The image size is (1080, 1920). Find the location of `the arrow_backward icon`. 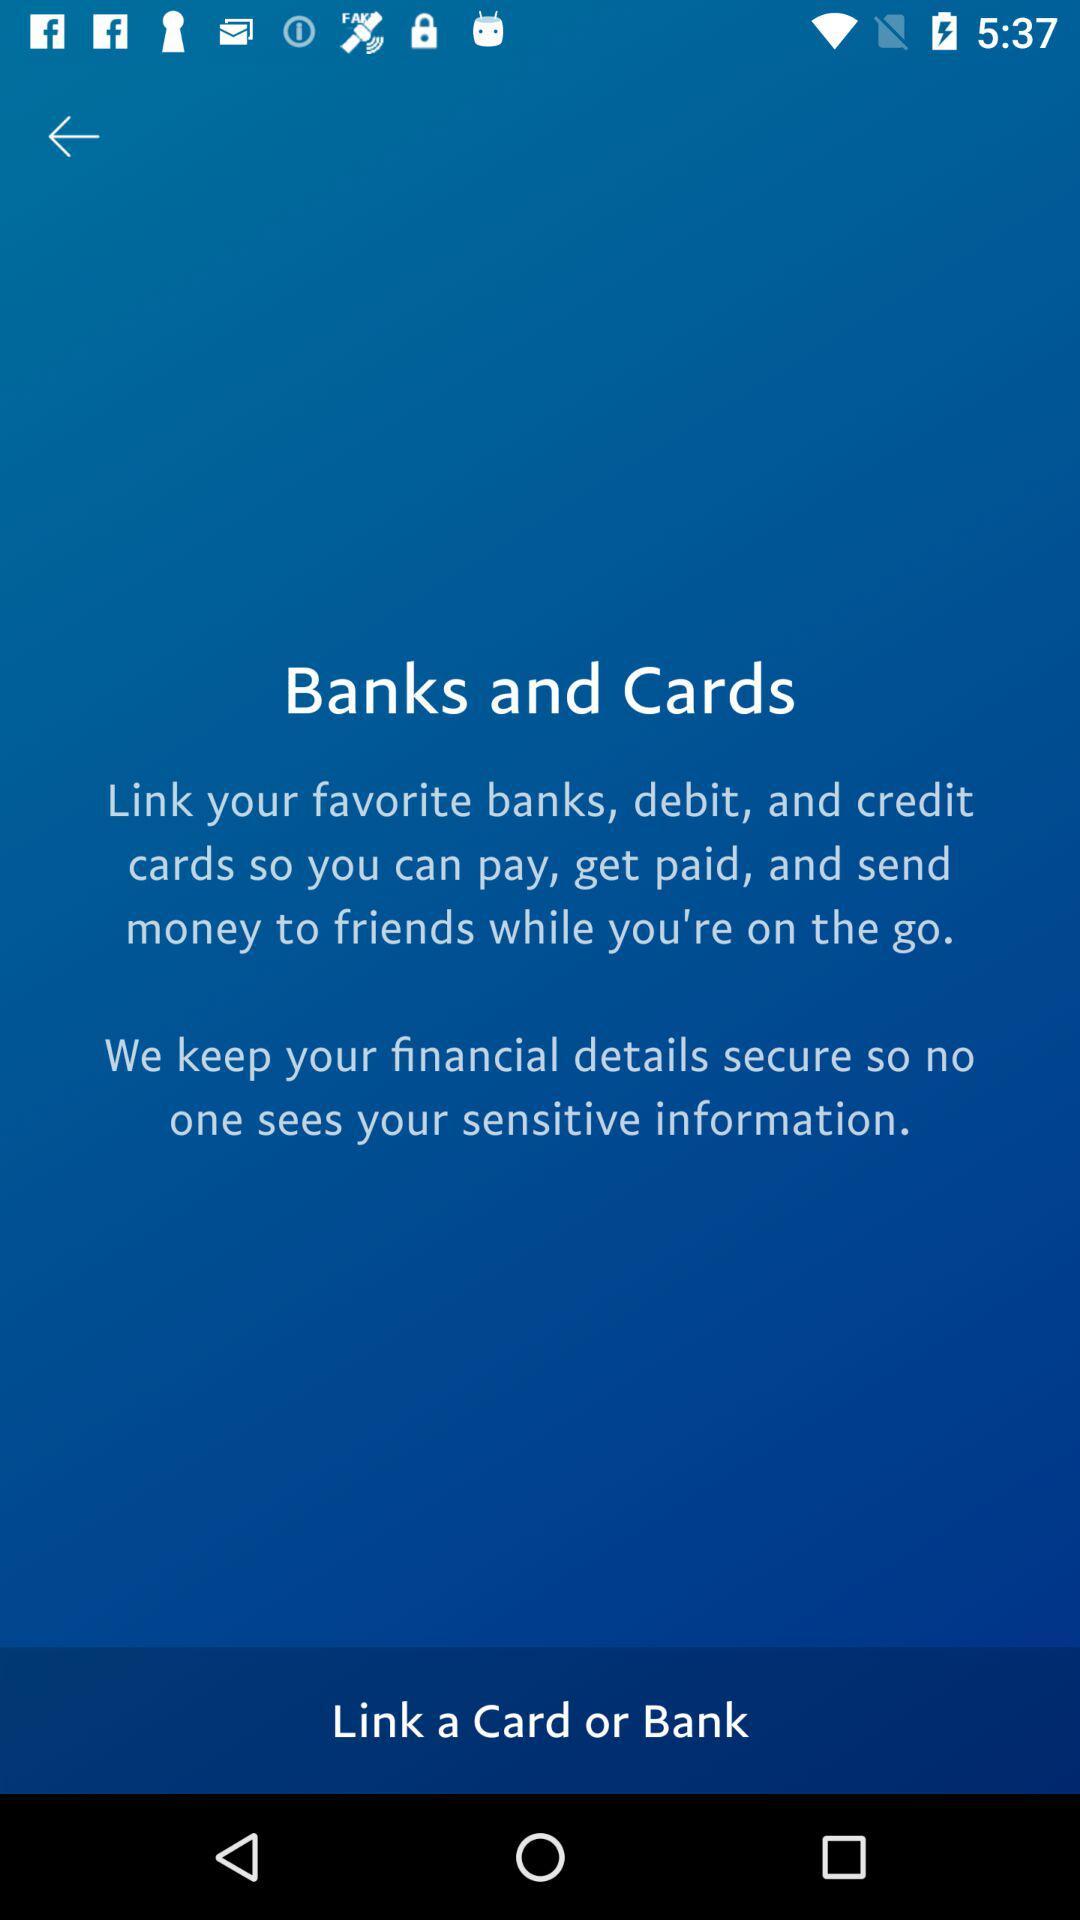

the arrow_backward icon is located at coordinates (72, 135).